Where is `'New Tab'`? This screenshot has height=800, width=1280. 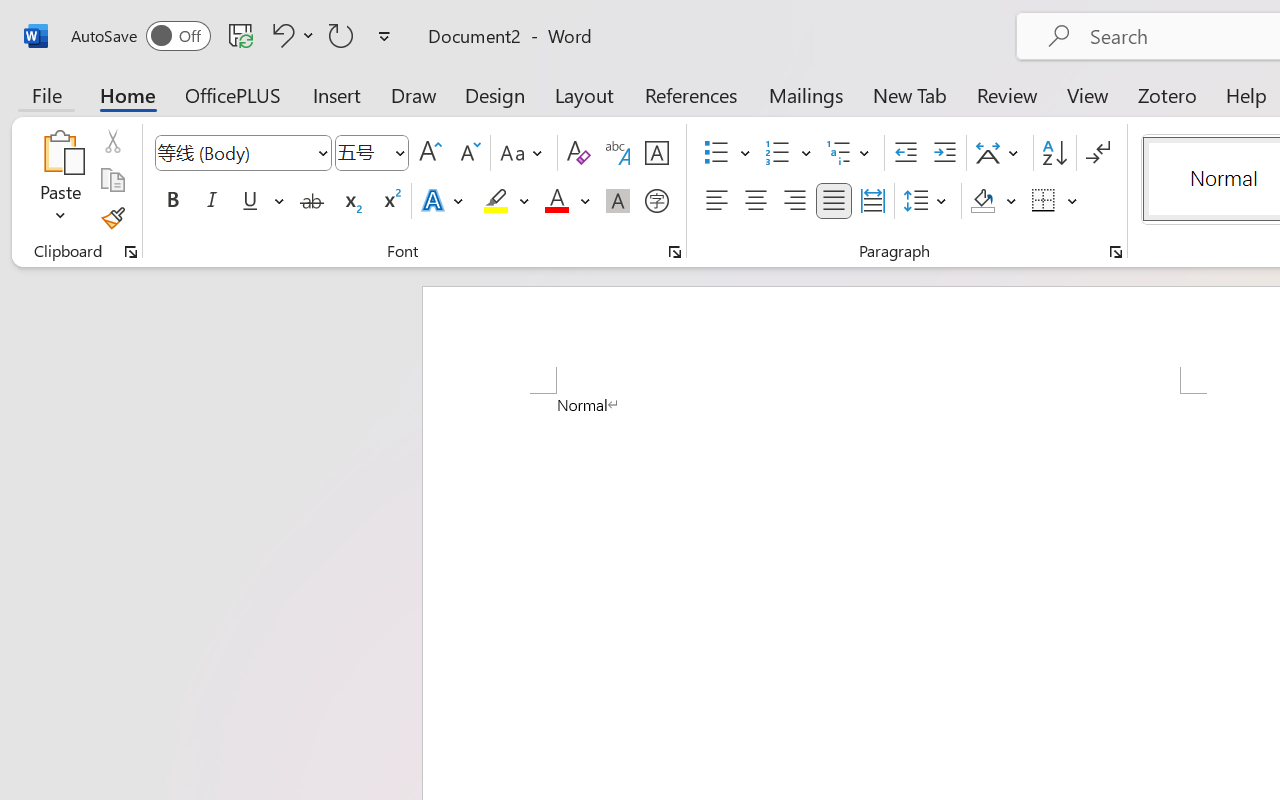 'New Tab' is located at coordinates (909, 94).